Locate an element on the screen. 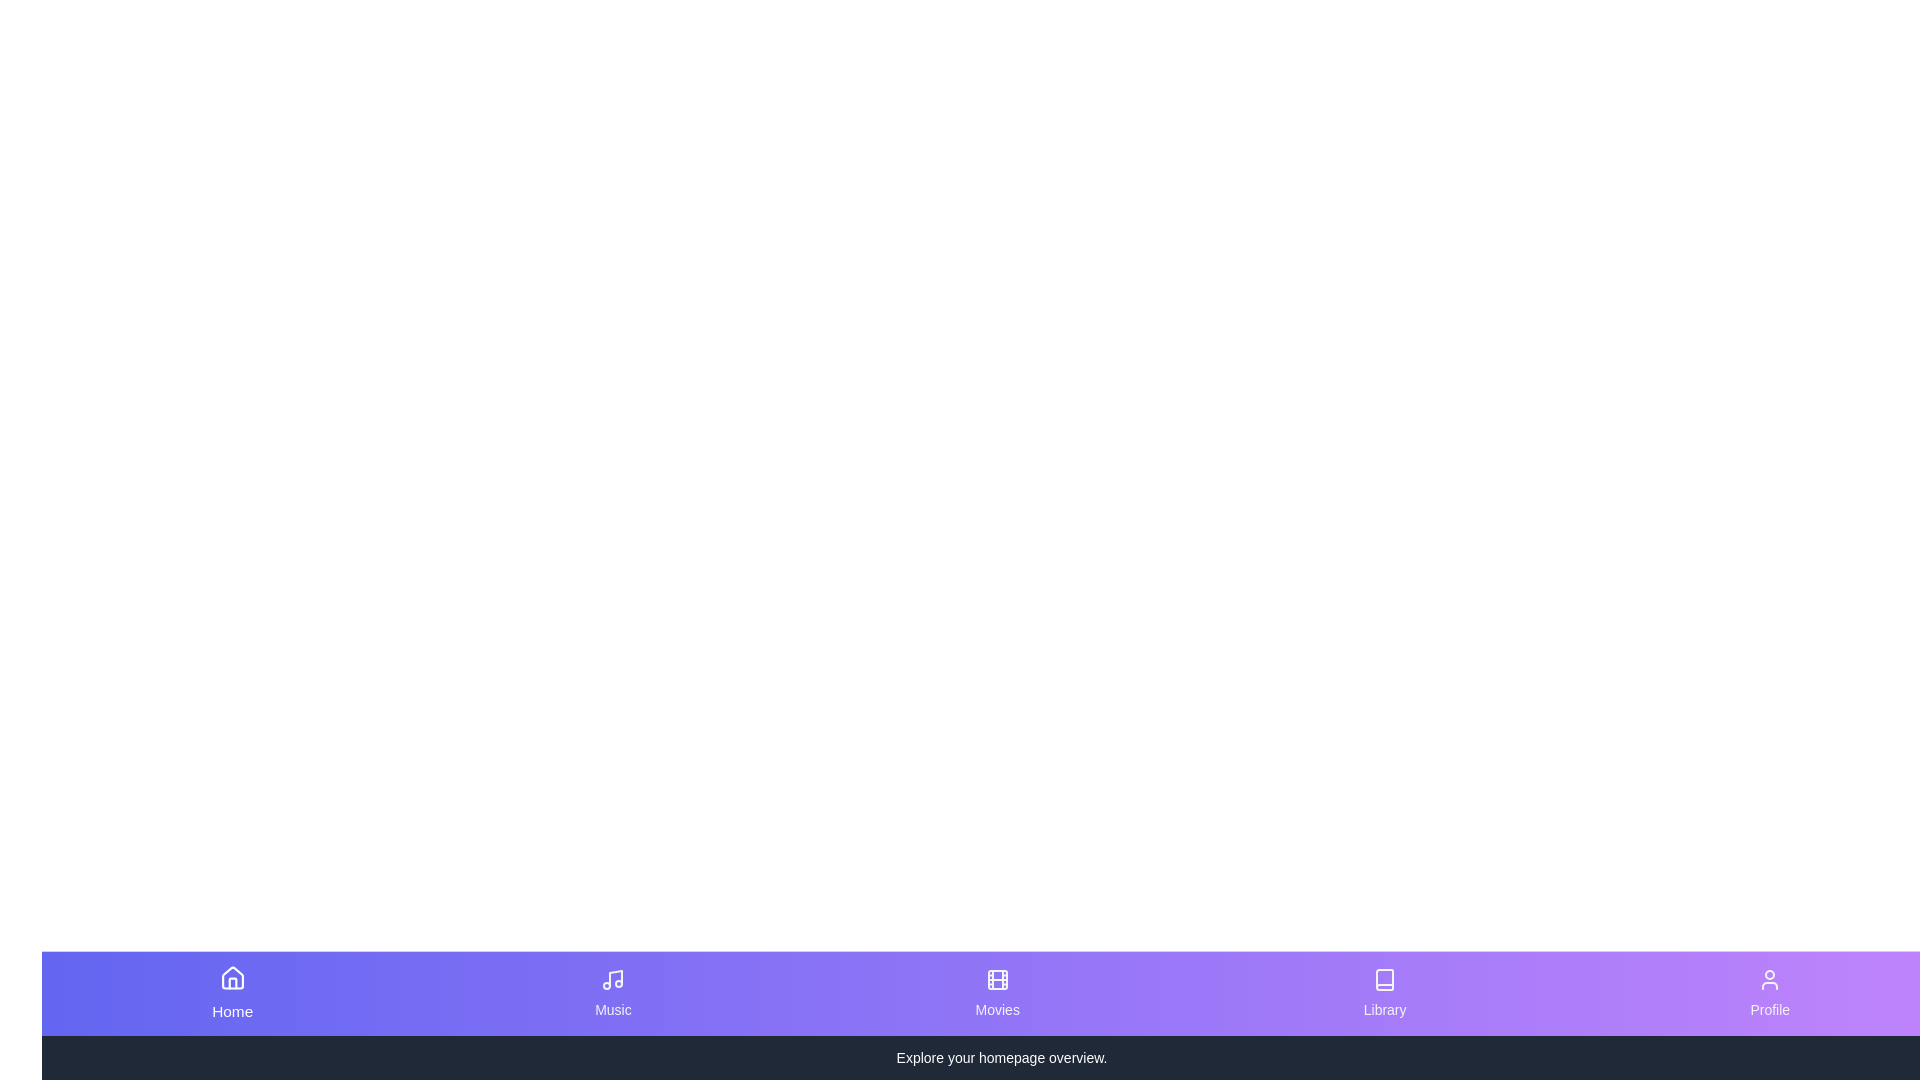 This screenshot has width=1920, height=1080. the tab labeled Library to see the hover effect is located at coordinates (1384, 994).